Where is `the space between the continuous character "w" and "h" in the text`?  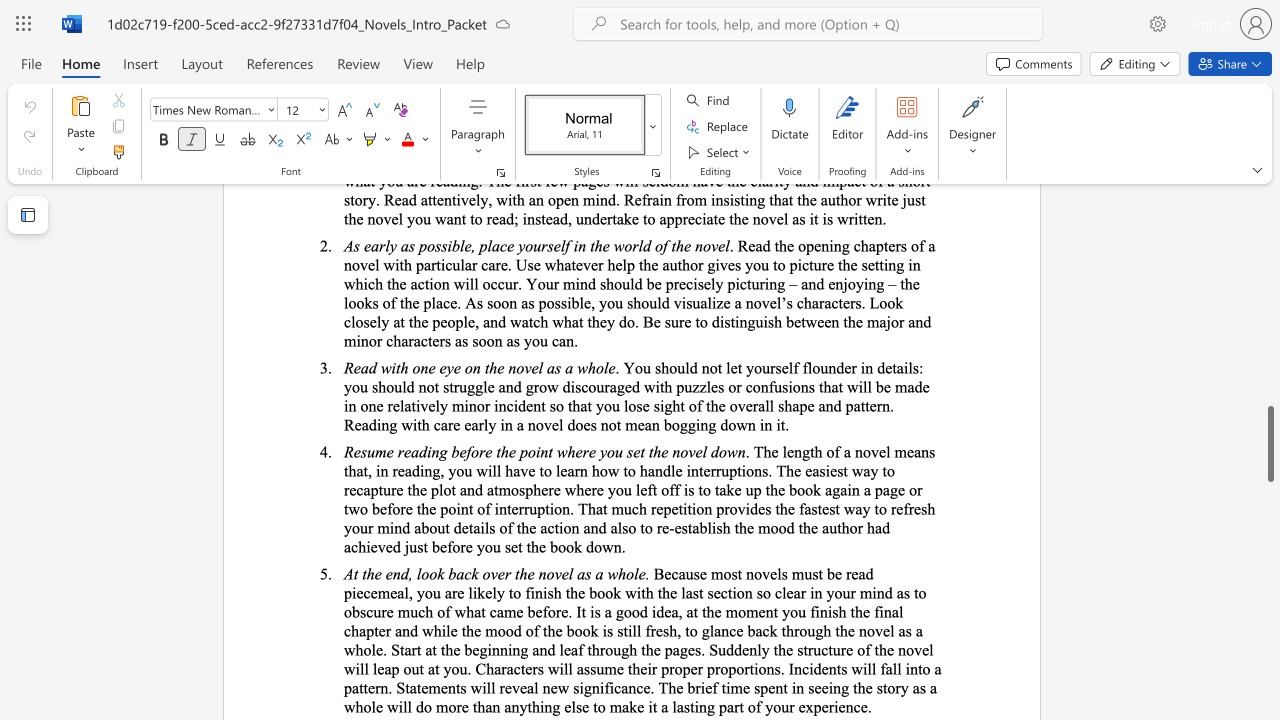
the space between the continuous character "w" and "h" in the text is located at coordinates (565, 451).